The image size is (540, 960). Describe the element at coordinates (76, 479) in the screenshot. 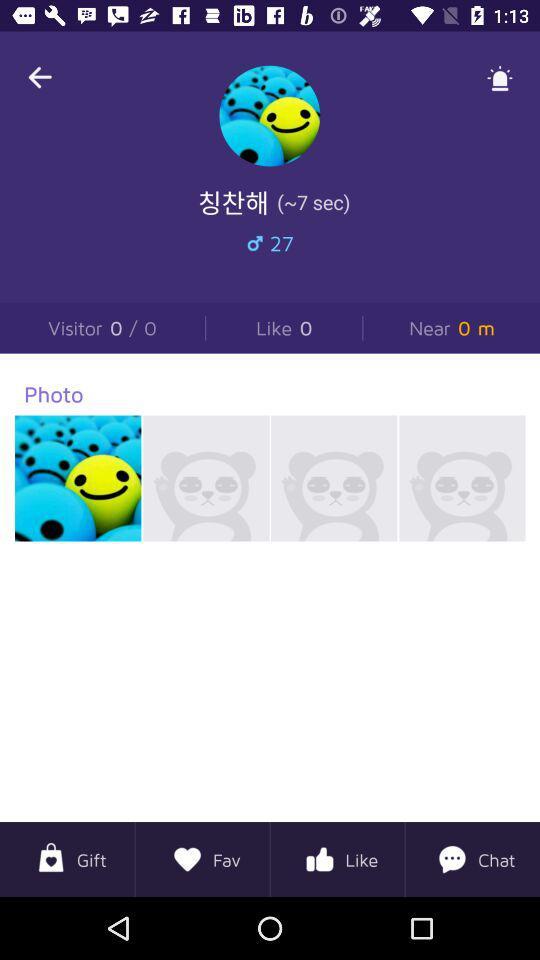

I see `1st photo` at that location.